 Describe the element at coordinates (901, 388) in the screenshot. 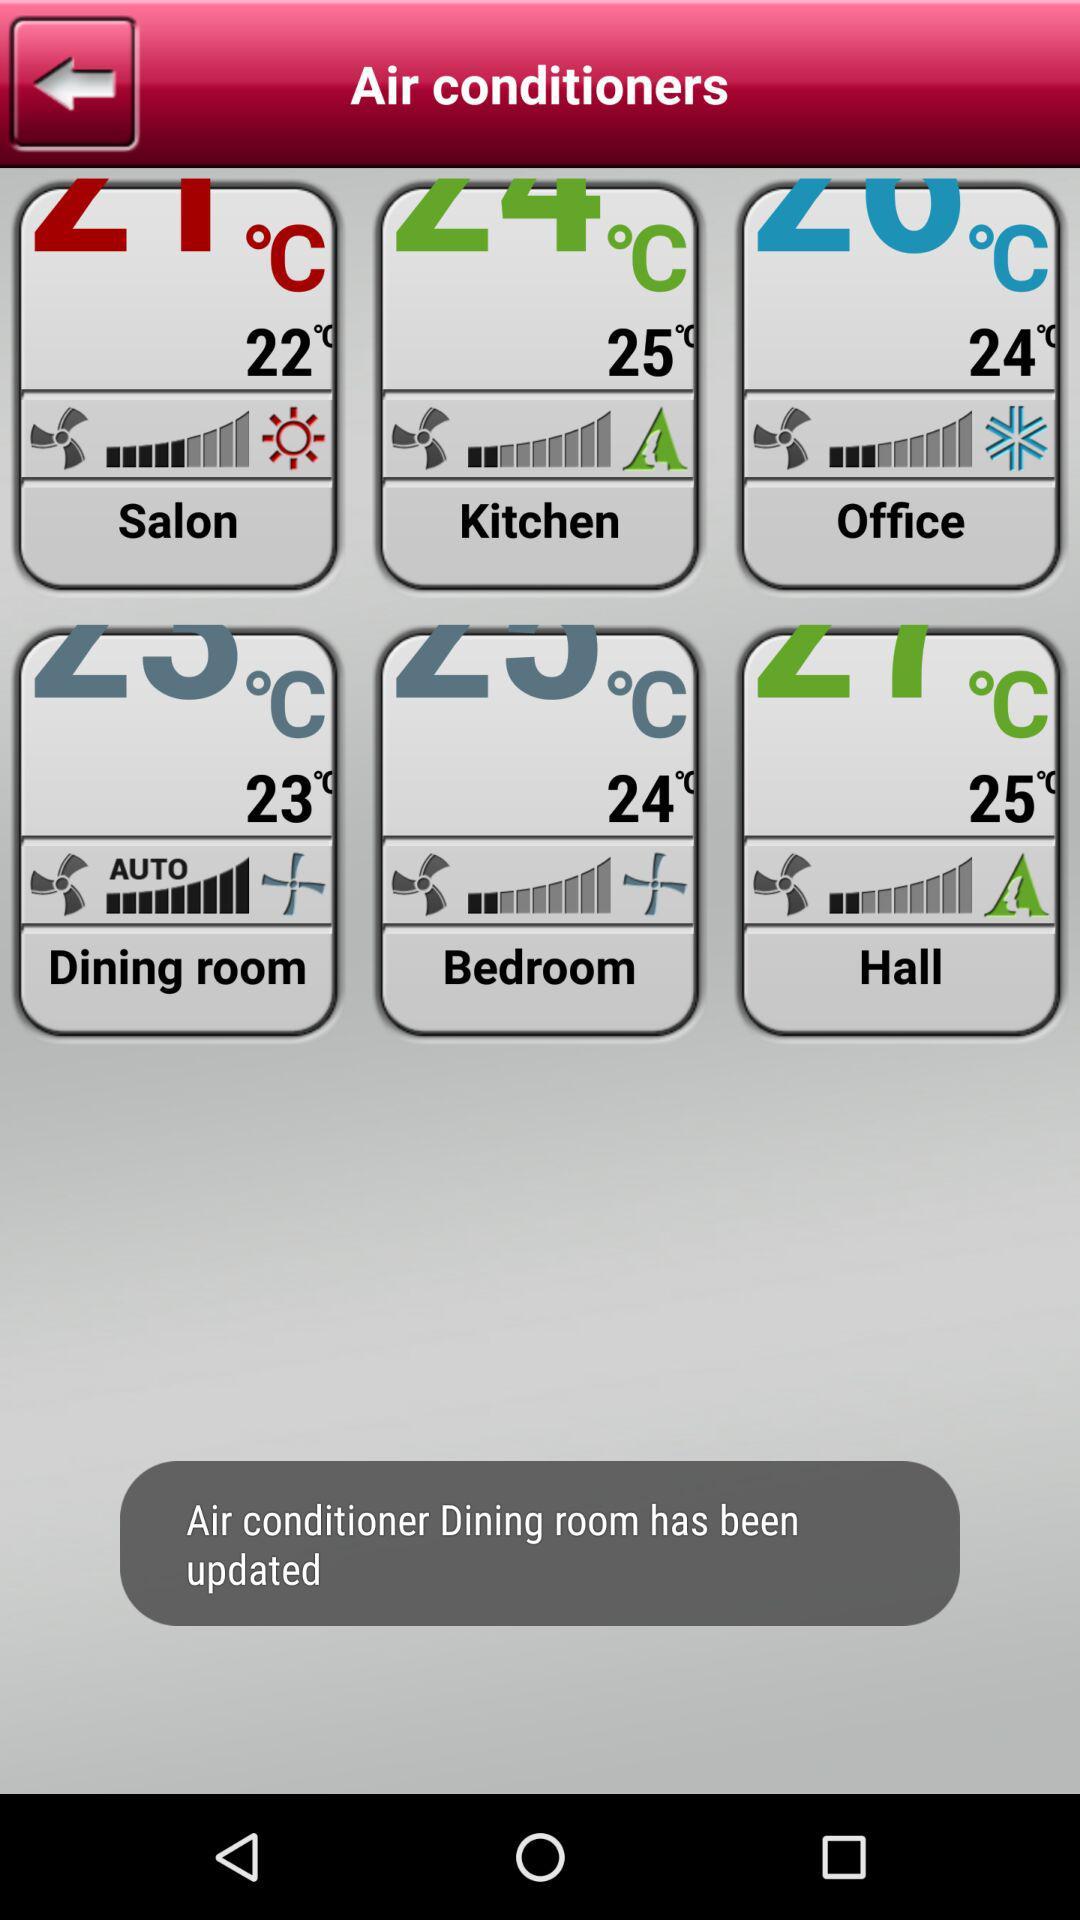

I see `bring up air conditioner` at that location.